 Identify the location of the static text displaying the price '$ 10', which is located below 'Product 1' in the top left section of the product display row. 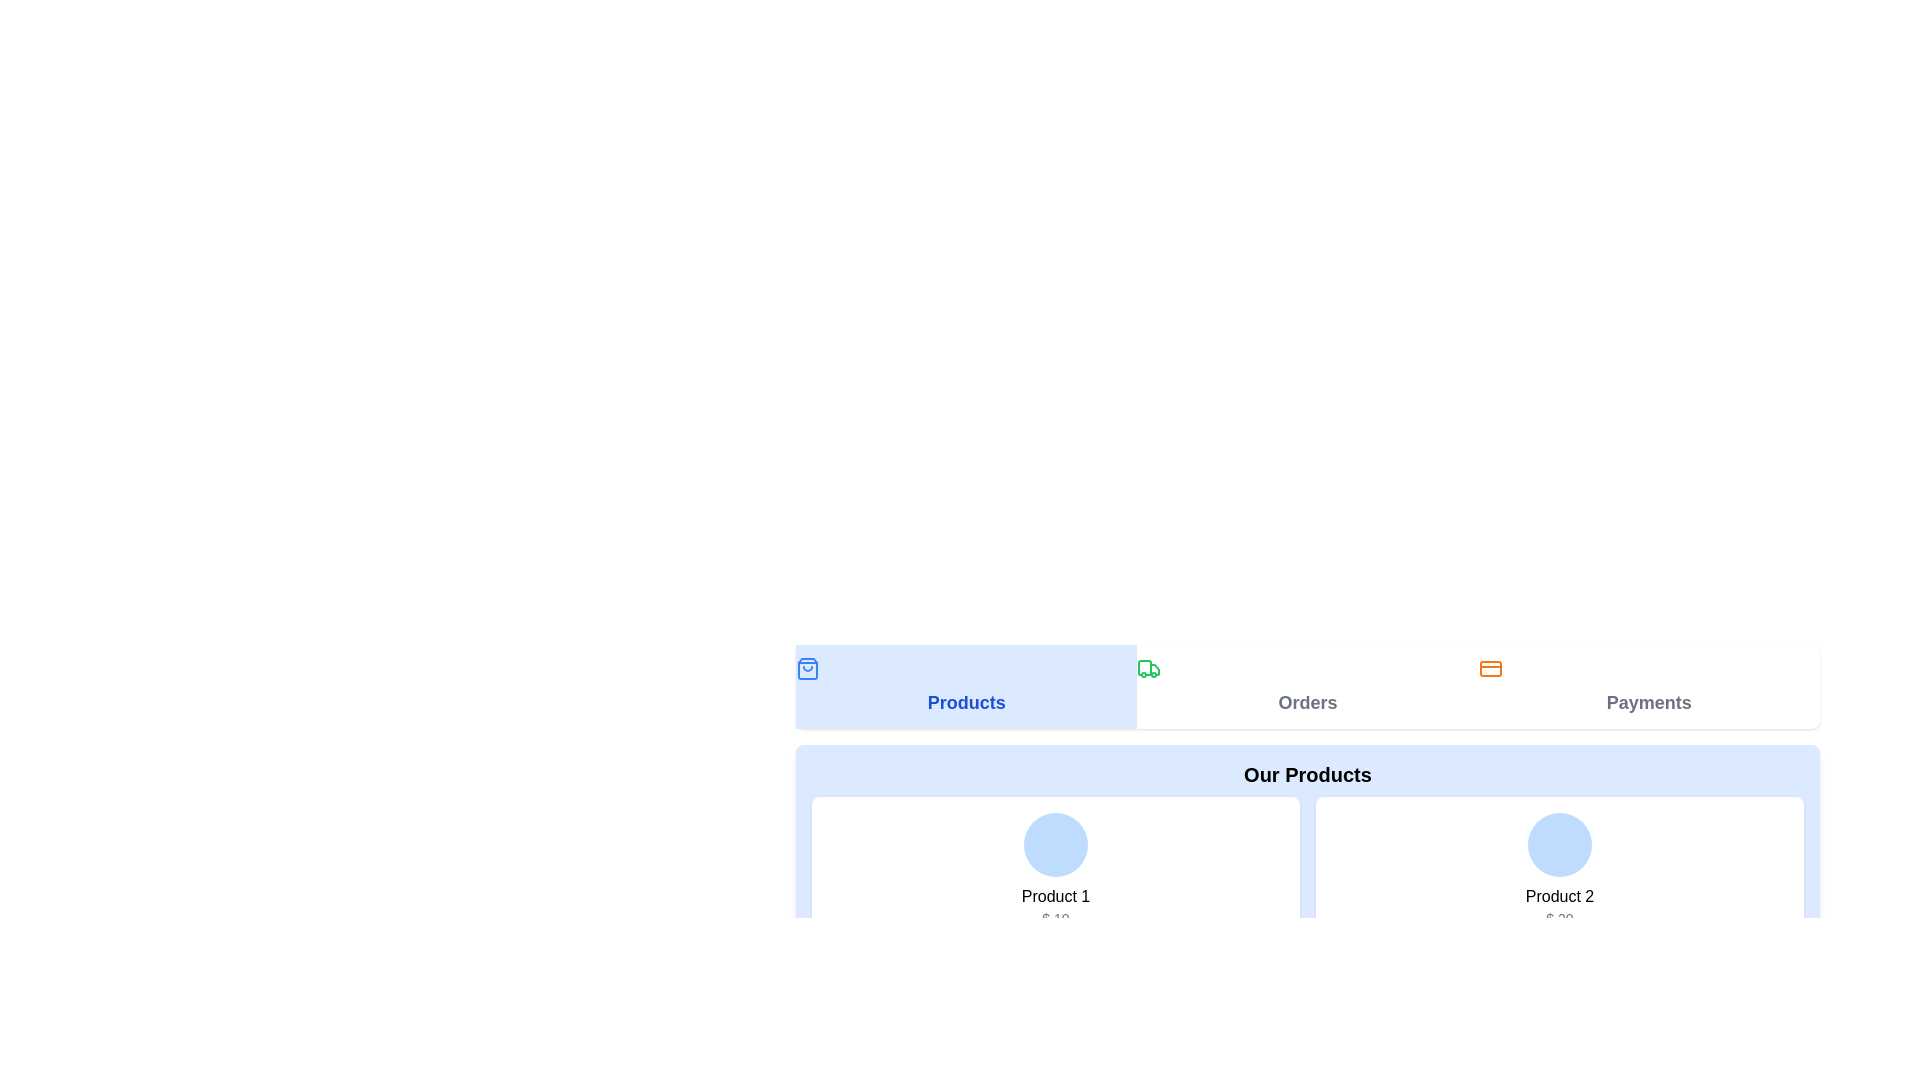
(1055, 918).